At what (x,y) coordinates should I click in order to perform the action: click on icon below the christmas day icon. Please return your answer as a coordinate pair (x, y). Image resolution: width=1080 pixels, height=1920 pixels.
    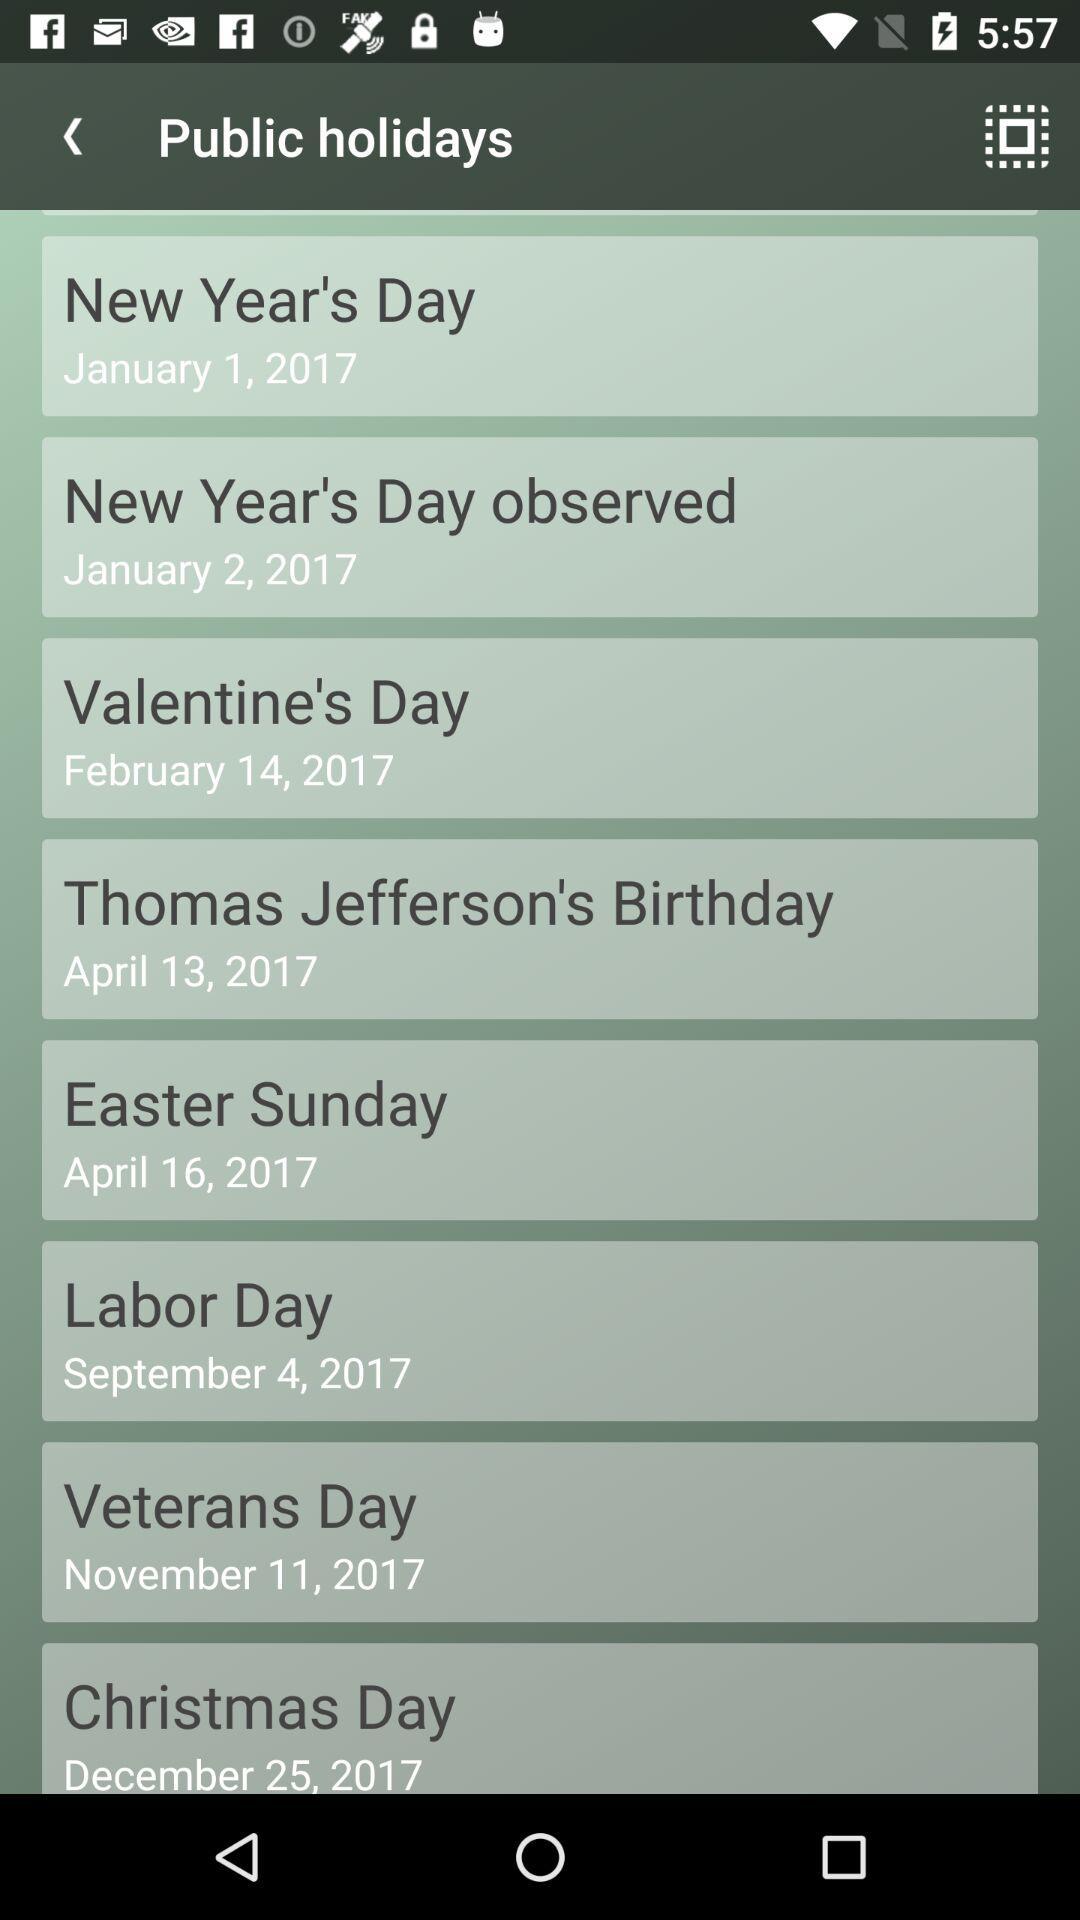
    Looking at the image, I should click on (540, 1769).